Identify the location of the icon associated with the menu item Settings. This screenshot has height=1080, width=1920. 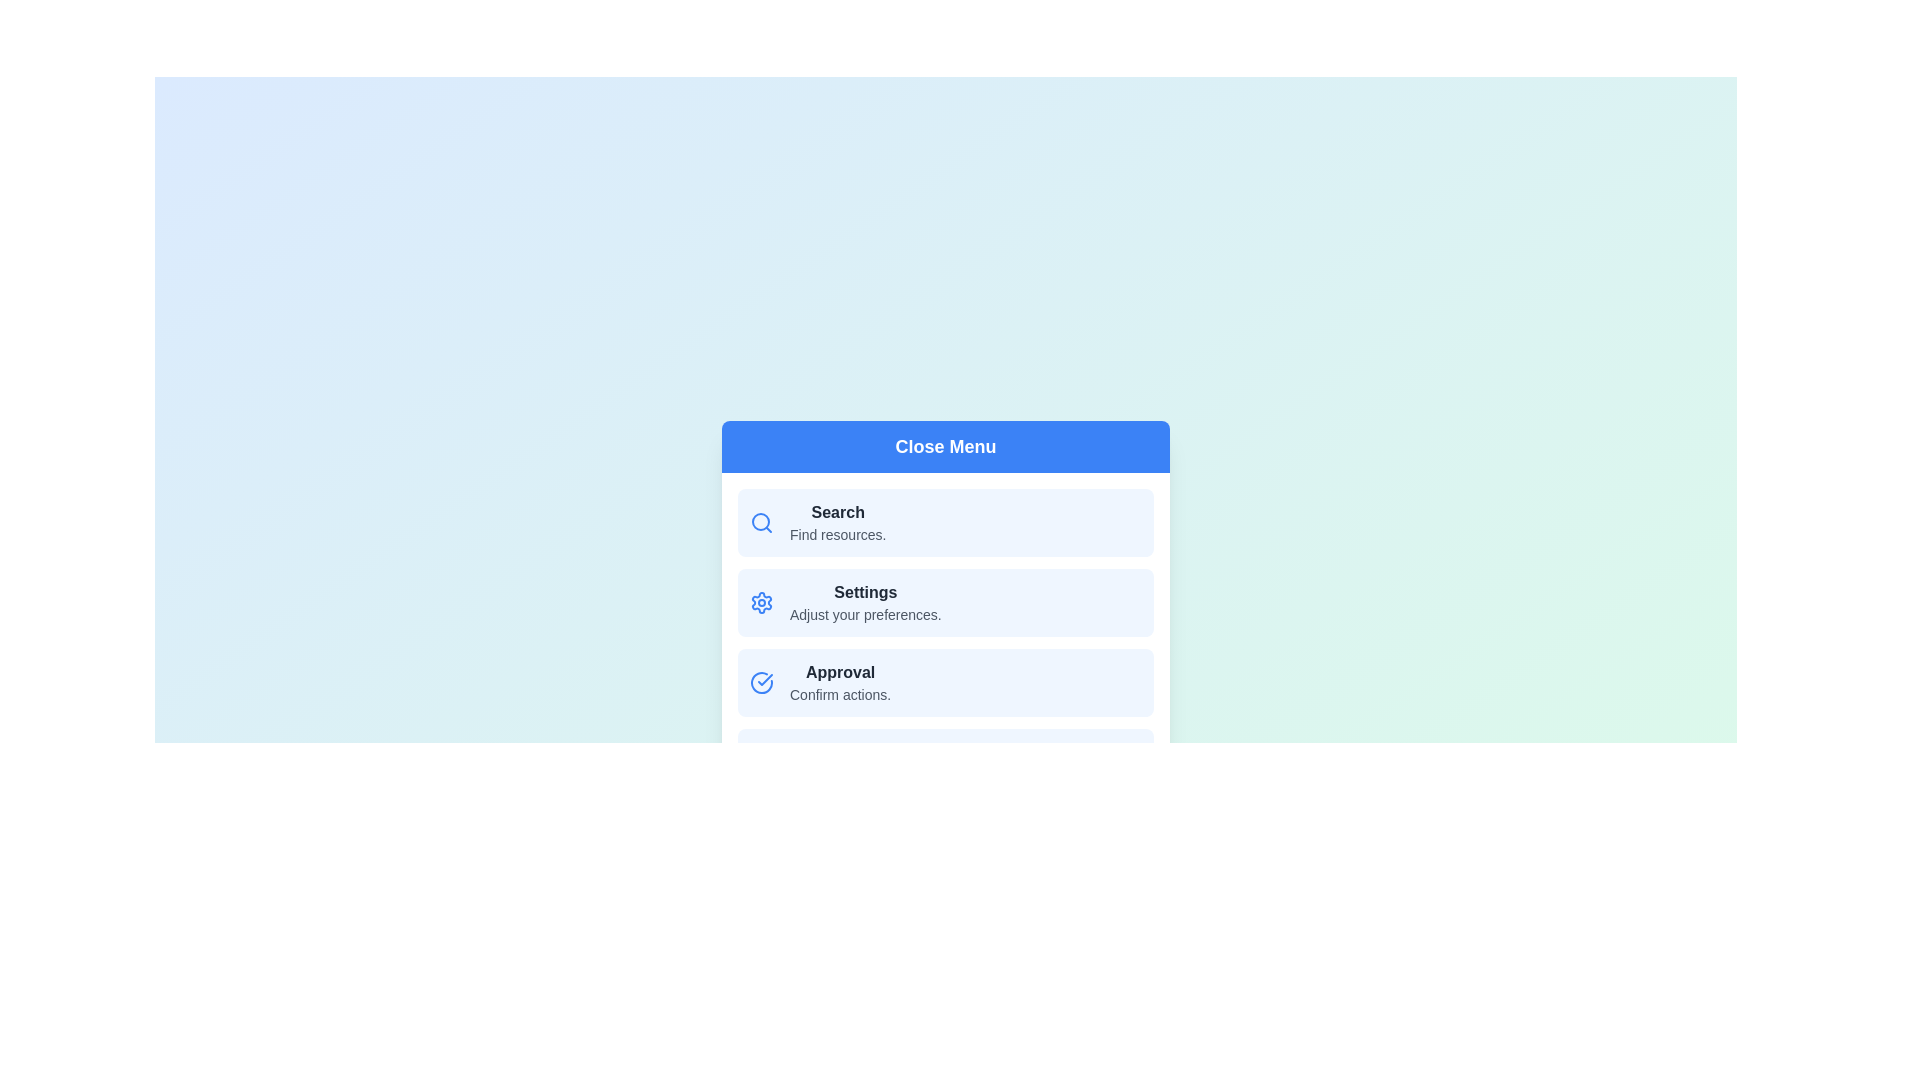
(761, 601).